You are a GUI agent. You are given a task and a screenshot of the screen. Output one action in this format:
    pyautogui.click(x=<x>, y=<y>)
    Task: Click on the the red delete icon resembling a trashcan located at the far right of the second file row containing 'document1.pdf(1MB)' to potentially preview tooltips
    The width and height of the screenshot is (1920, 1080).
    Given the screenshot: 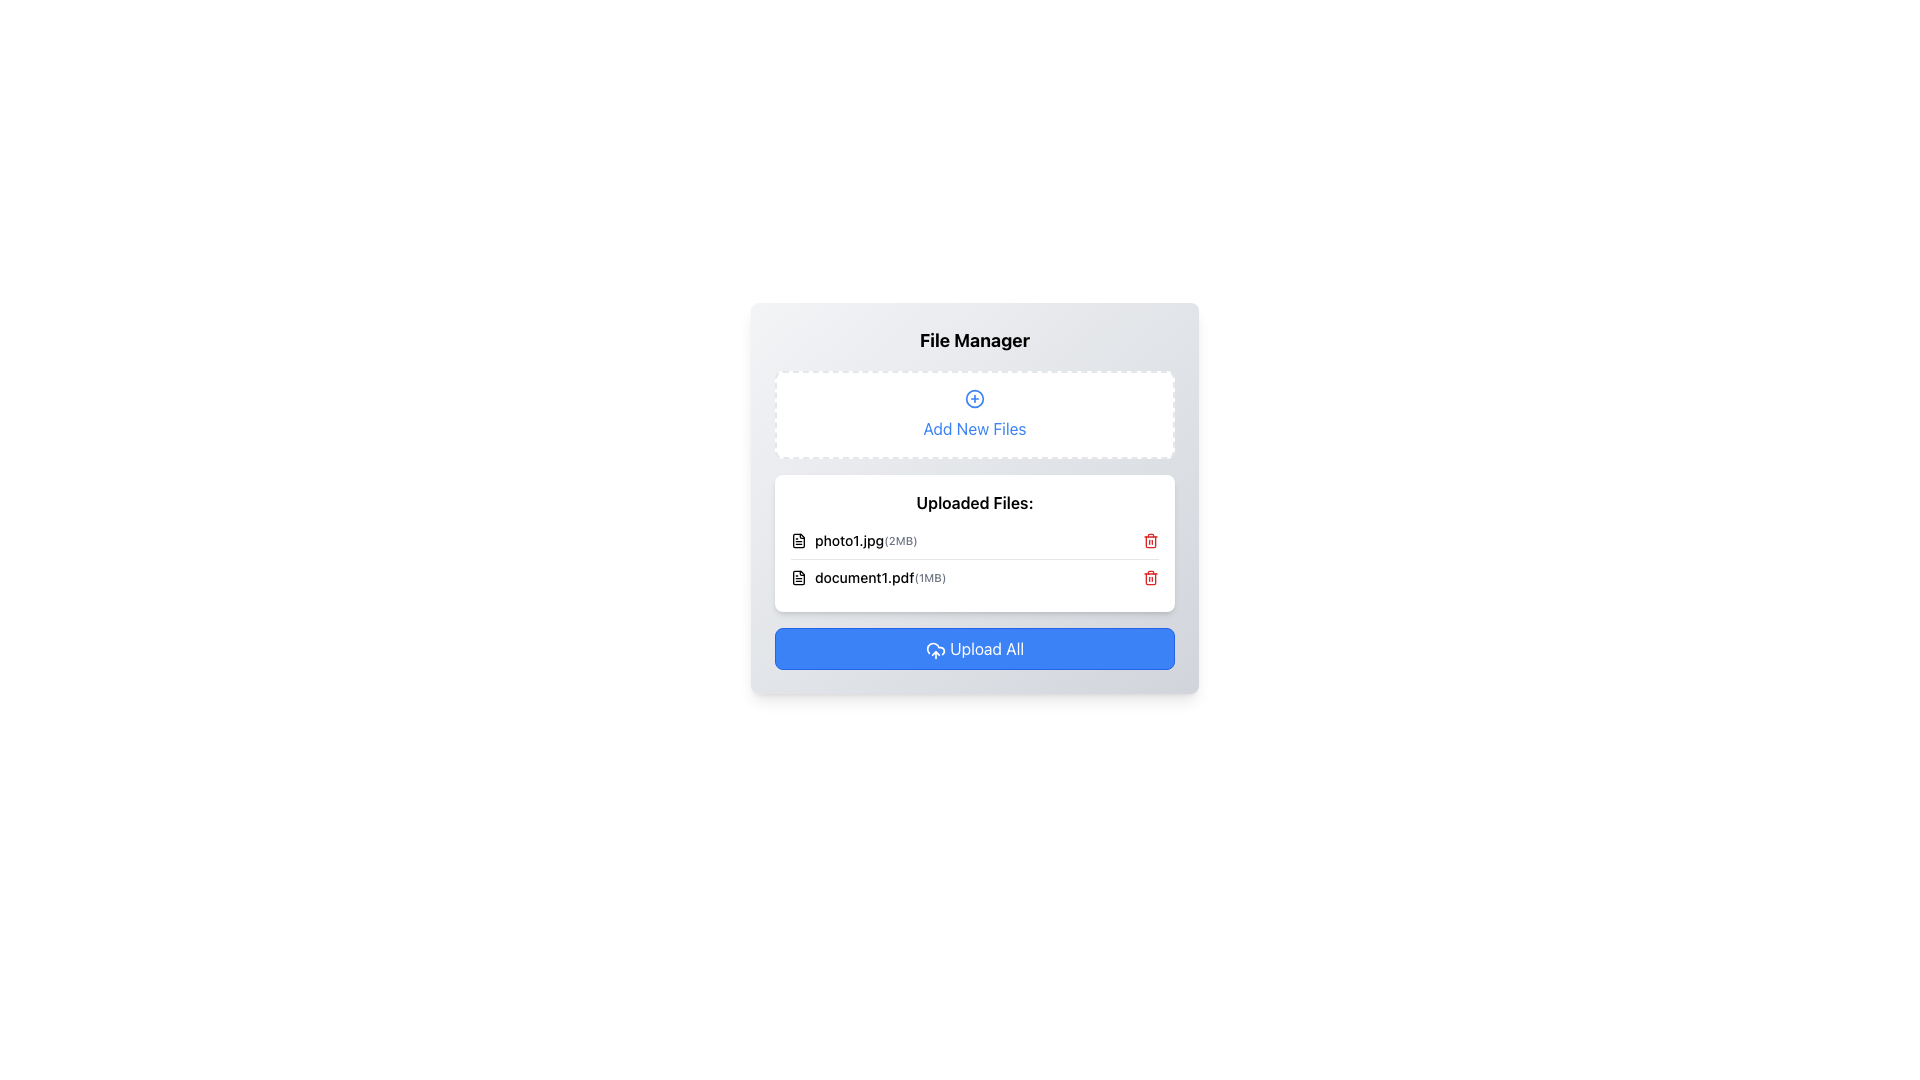 What is the action you would take?
    pyautogui.click(x=1151, y=578)
    